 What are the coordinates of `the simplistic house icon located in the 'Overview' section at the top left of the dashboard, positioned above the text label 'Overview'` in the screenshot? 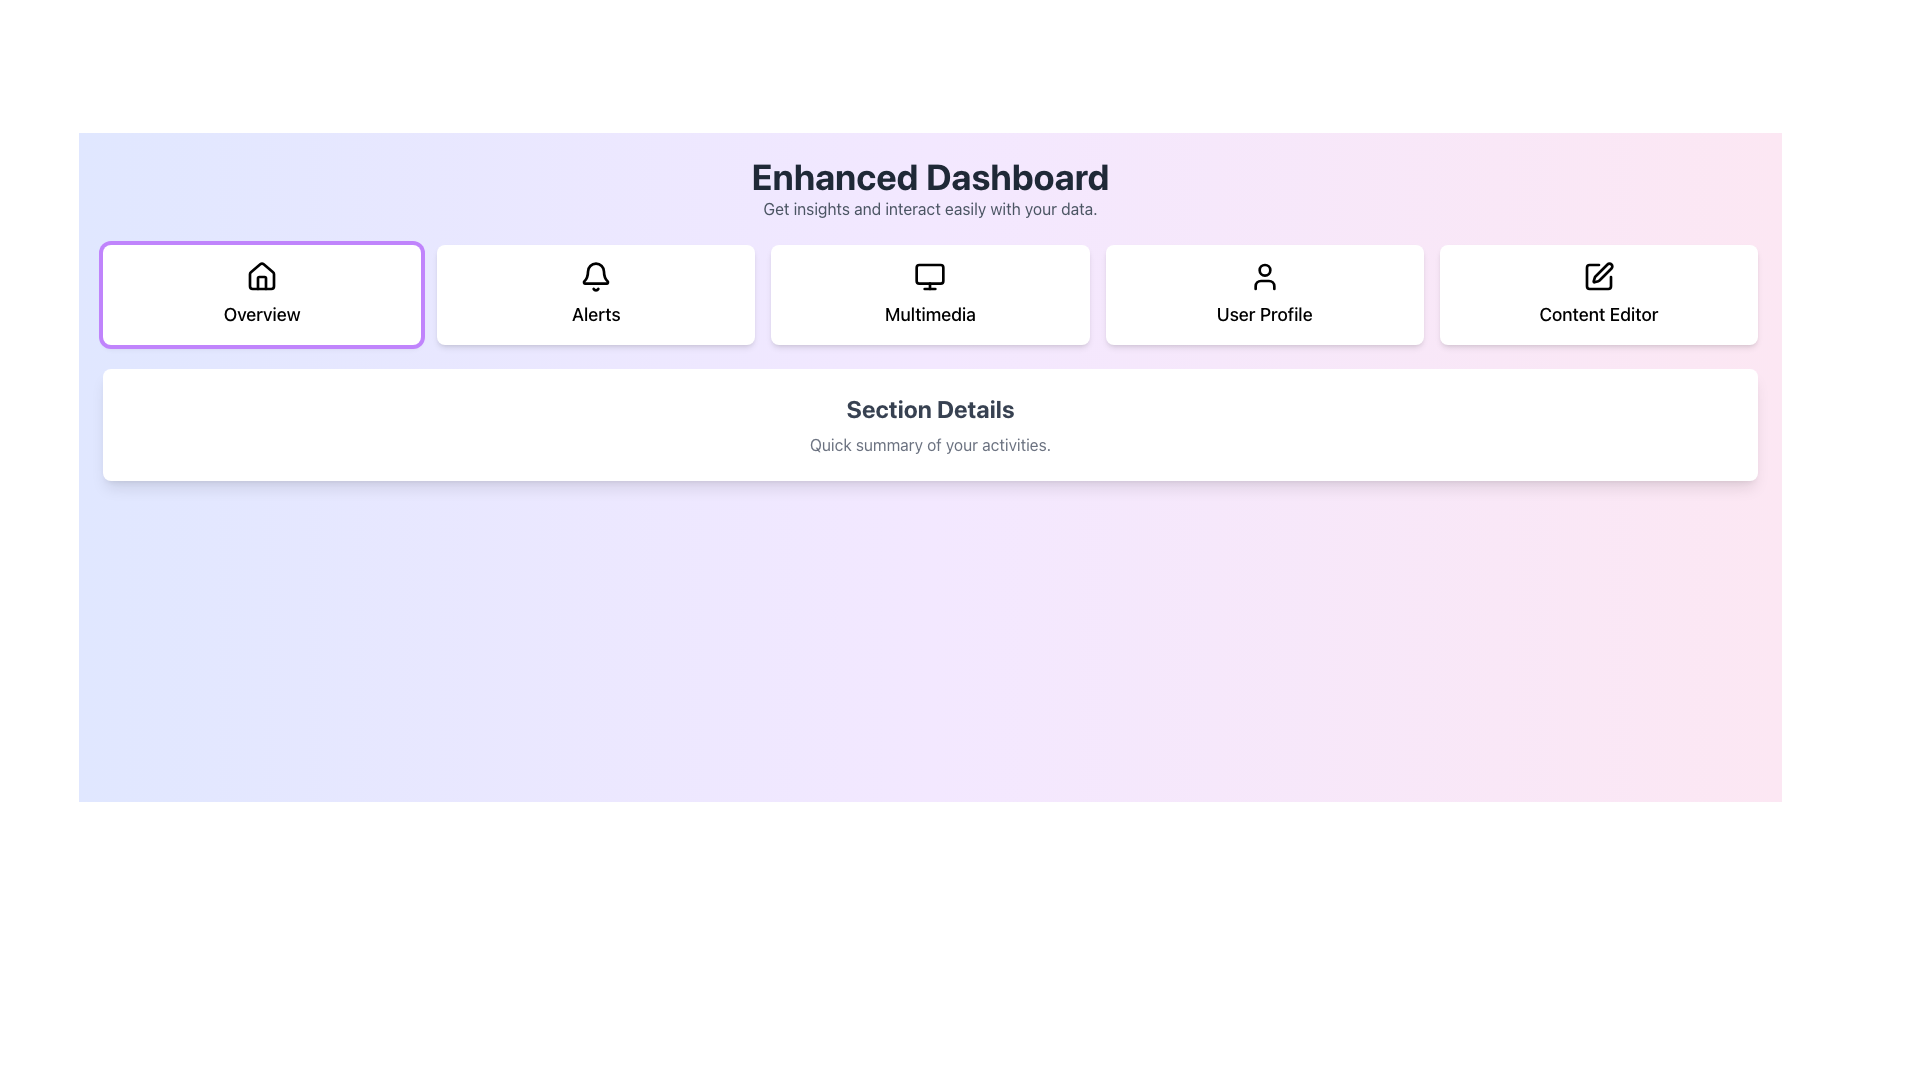 It's located at (261, 276).